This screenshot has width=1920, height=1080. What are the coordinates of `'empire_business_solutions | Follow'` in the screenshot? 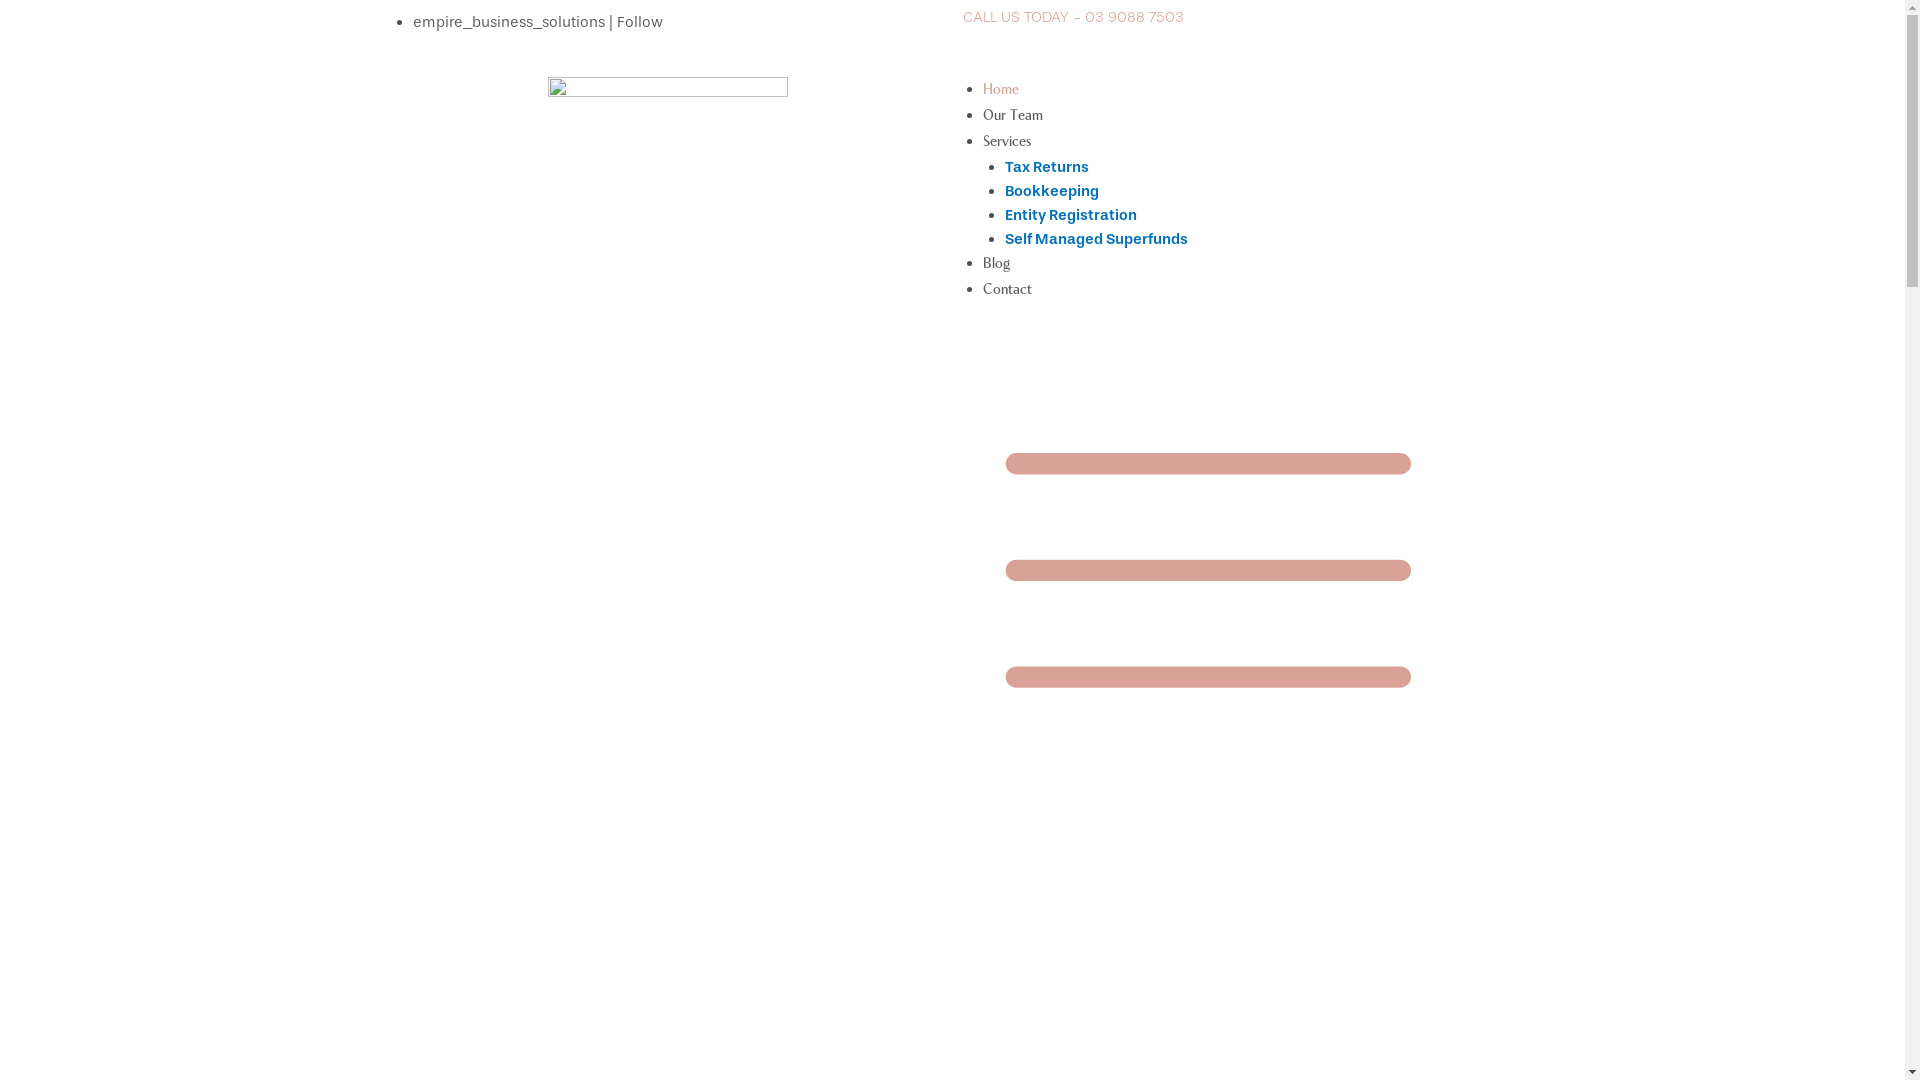 It's located at (537, 22).